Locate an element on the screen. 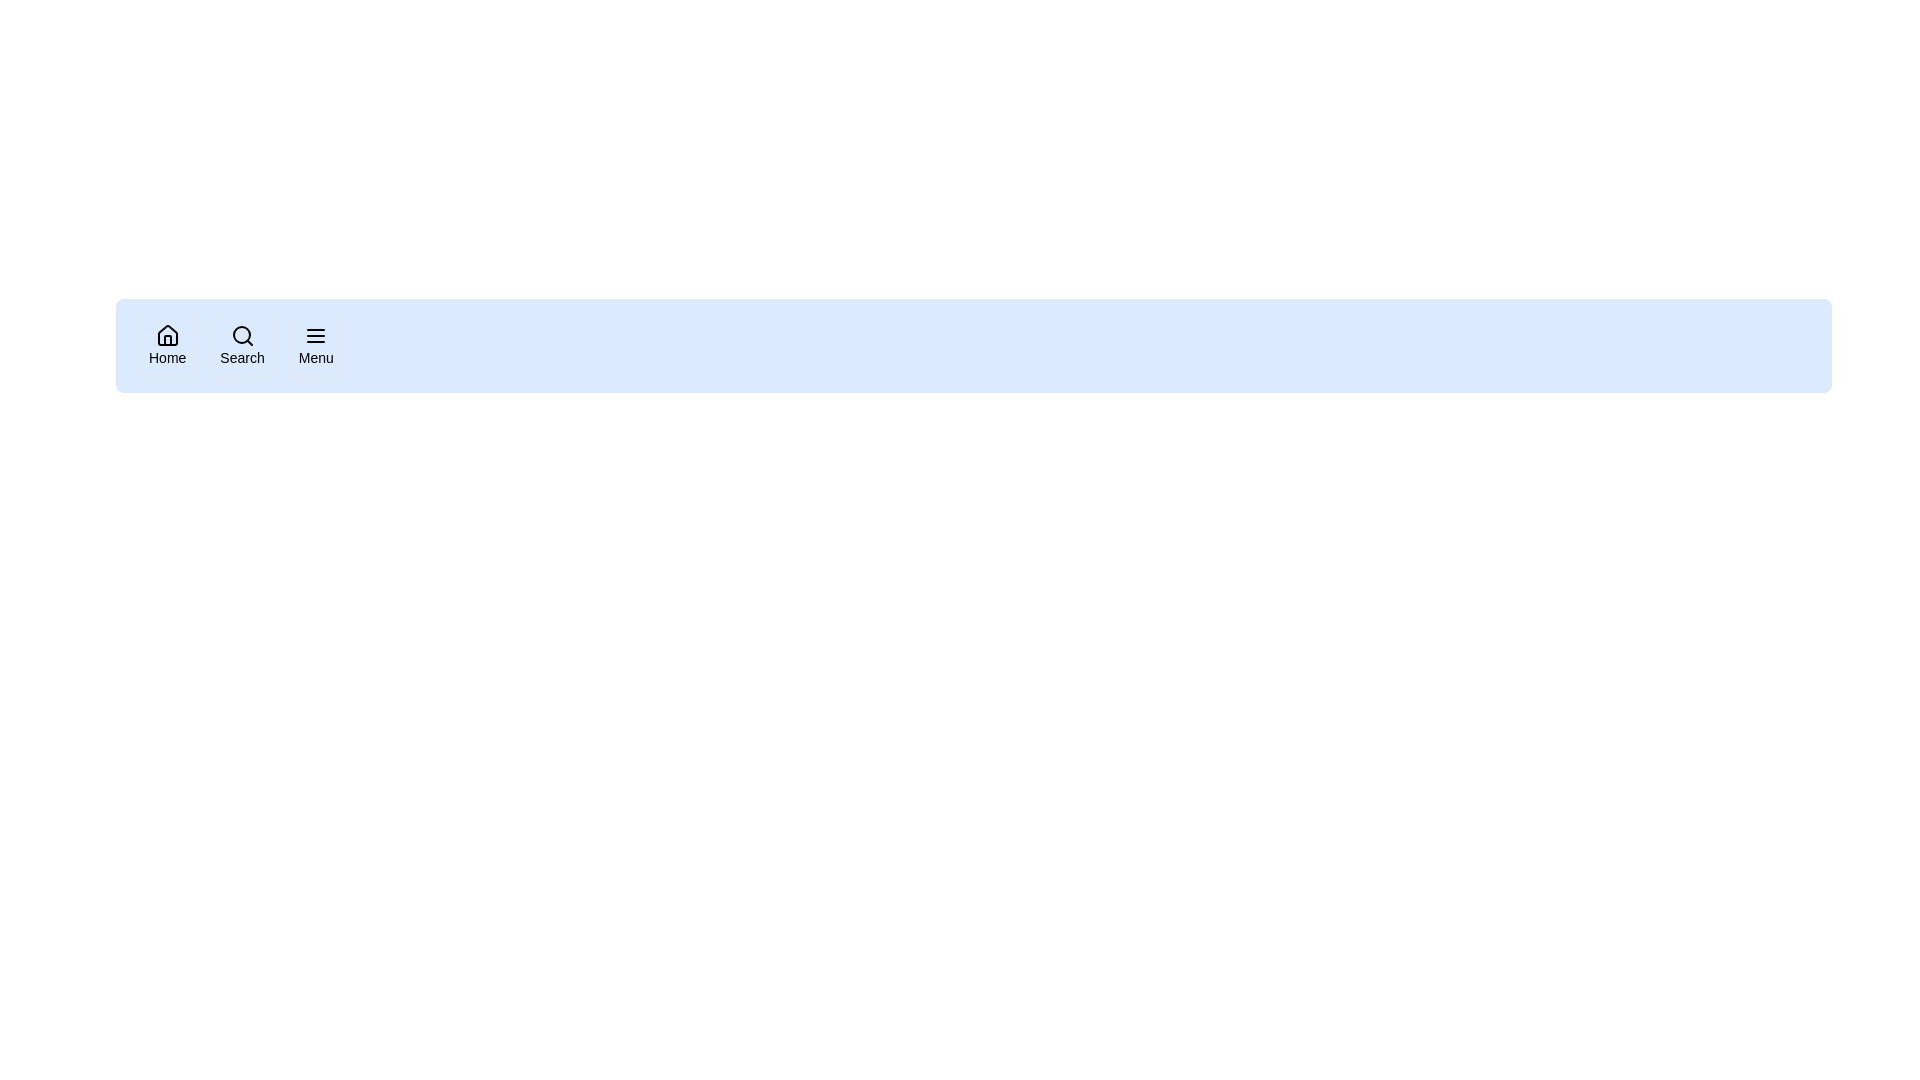  the third icon from the left in the navigation bar, which consists of three horizontal lines representing a menu icon is located at coordinates (315, 334).